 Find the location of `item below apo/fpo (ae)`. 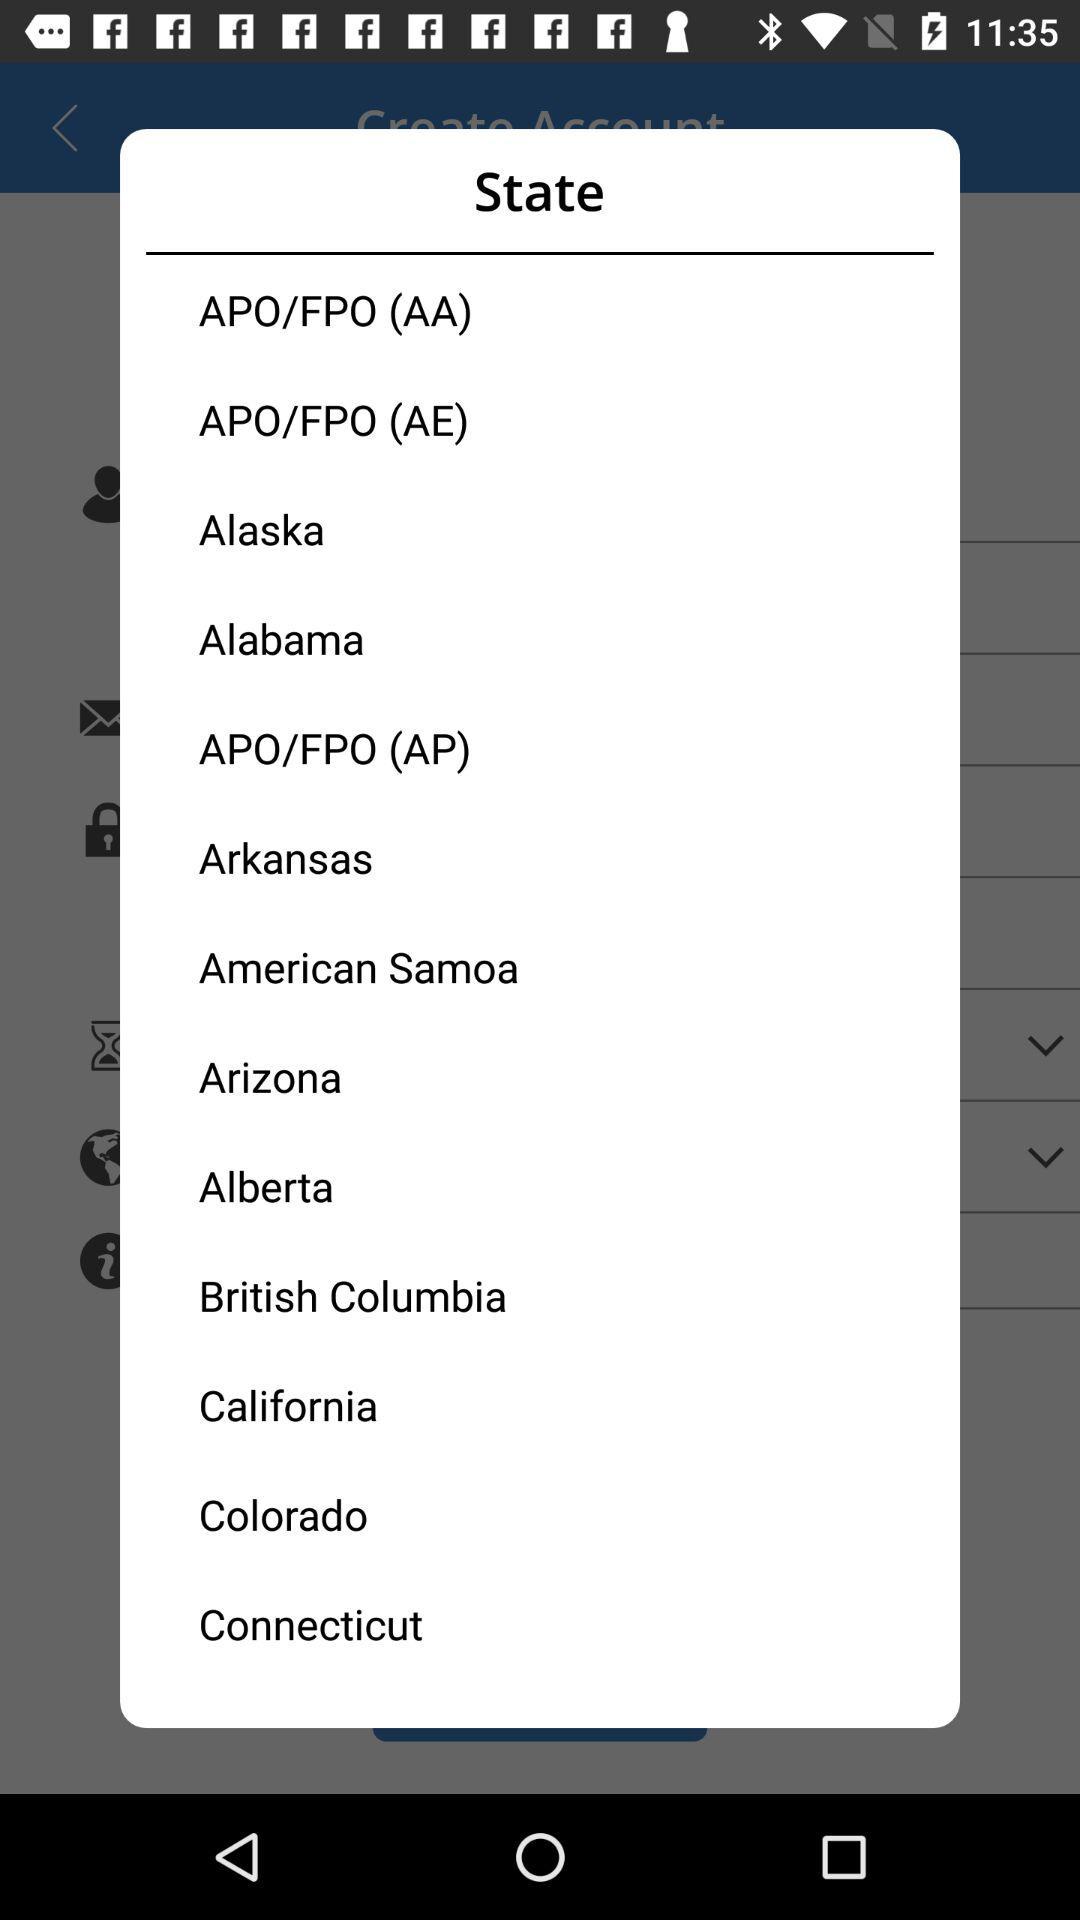

item below apo/fpo (ae) is located at coordinates (369, 528).